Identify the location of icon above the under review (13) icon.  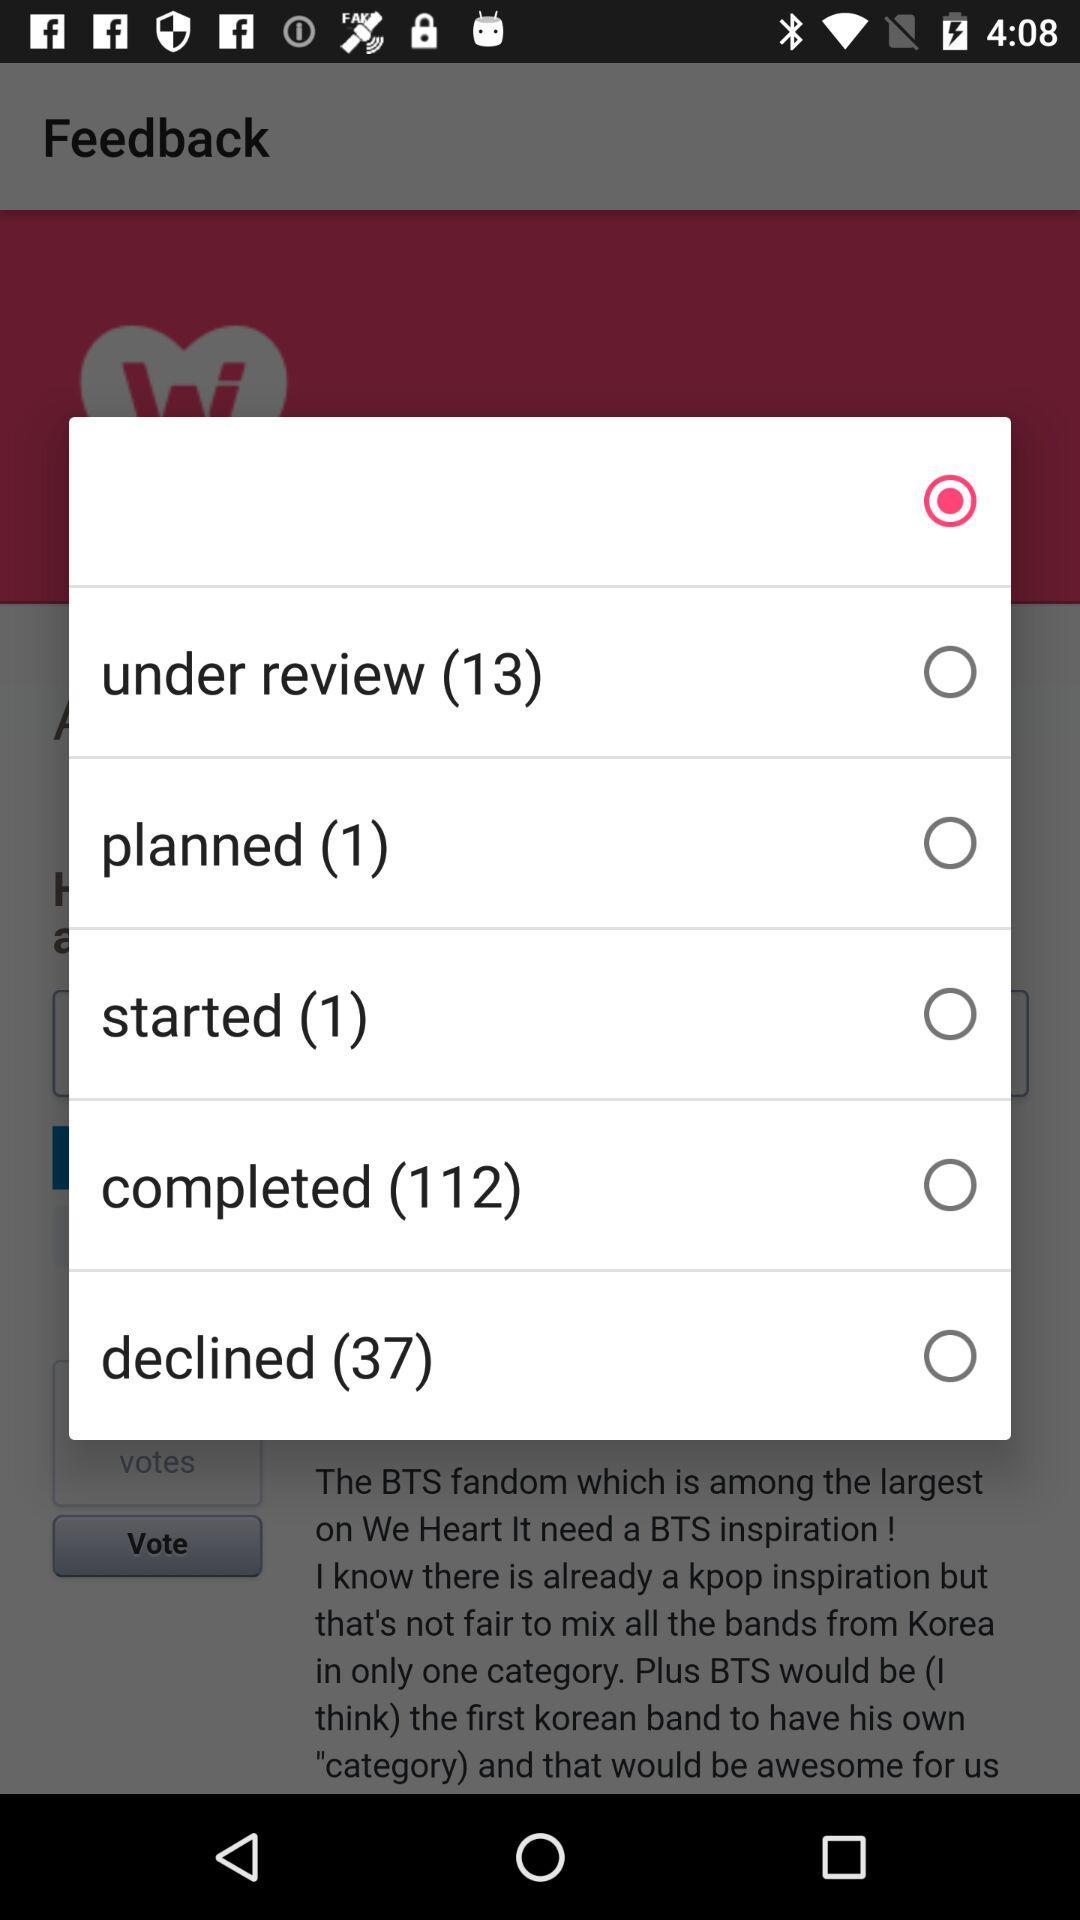
(540, 500).